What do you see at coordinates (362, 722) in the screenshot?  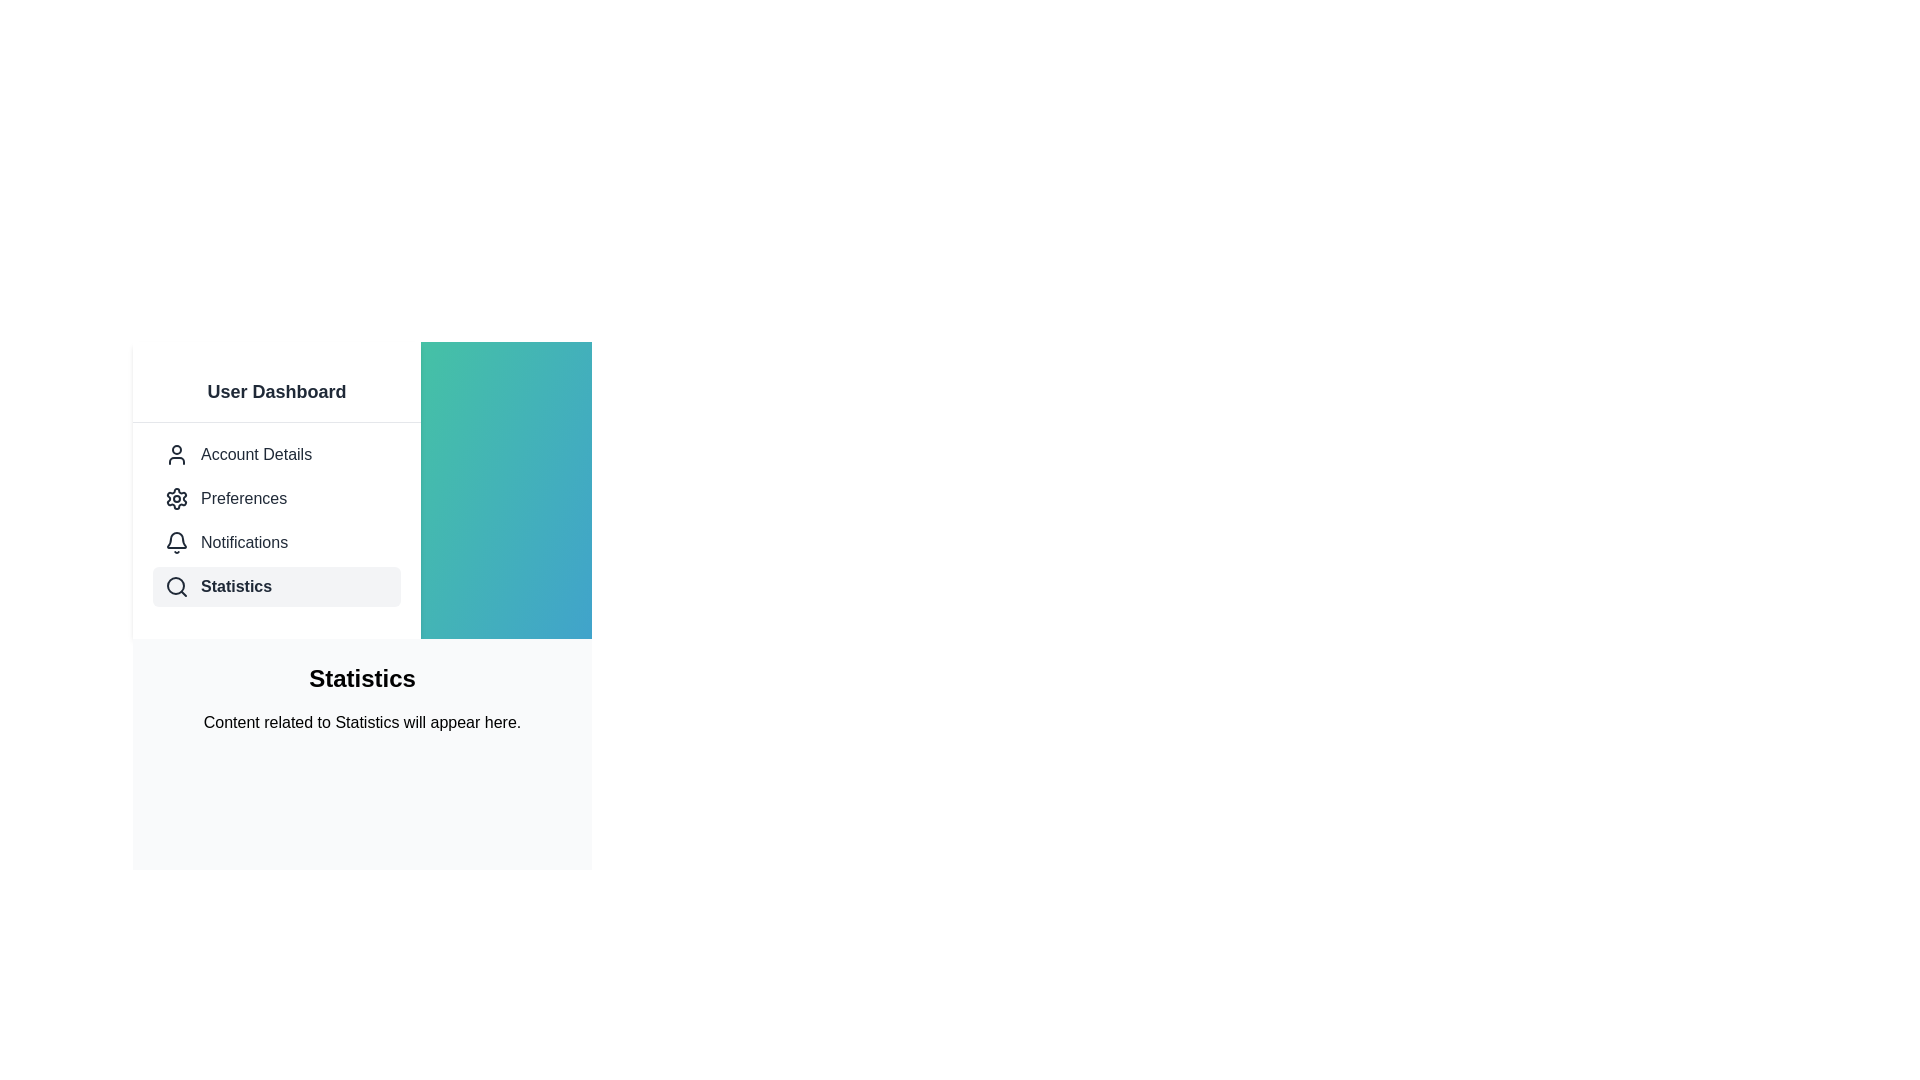 I see `the text block that serves as a placeholder for content related to 'Statistics', located below the 'Statistics' heading` at bounding box center [362, 722].